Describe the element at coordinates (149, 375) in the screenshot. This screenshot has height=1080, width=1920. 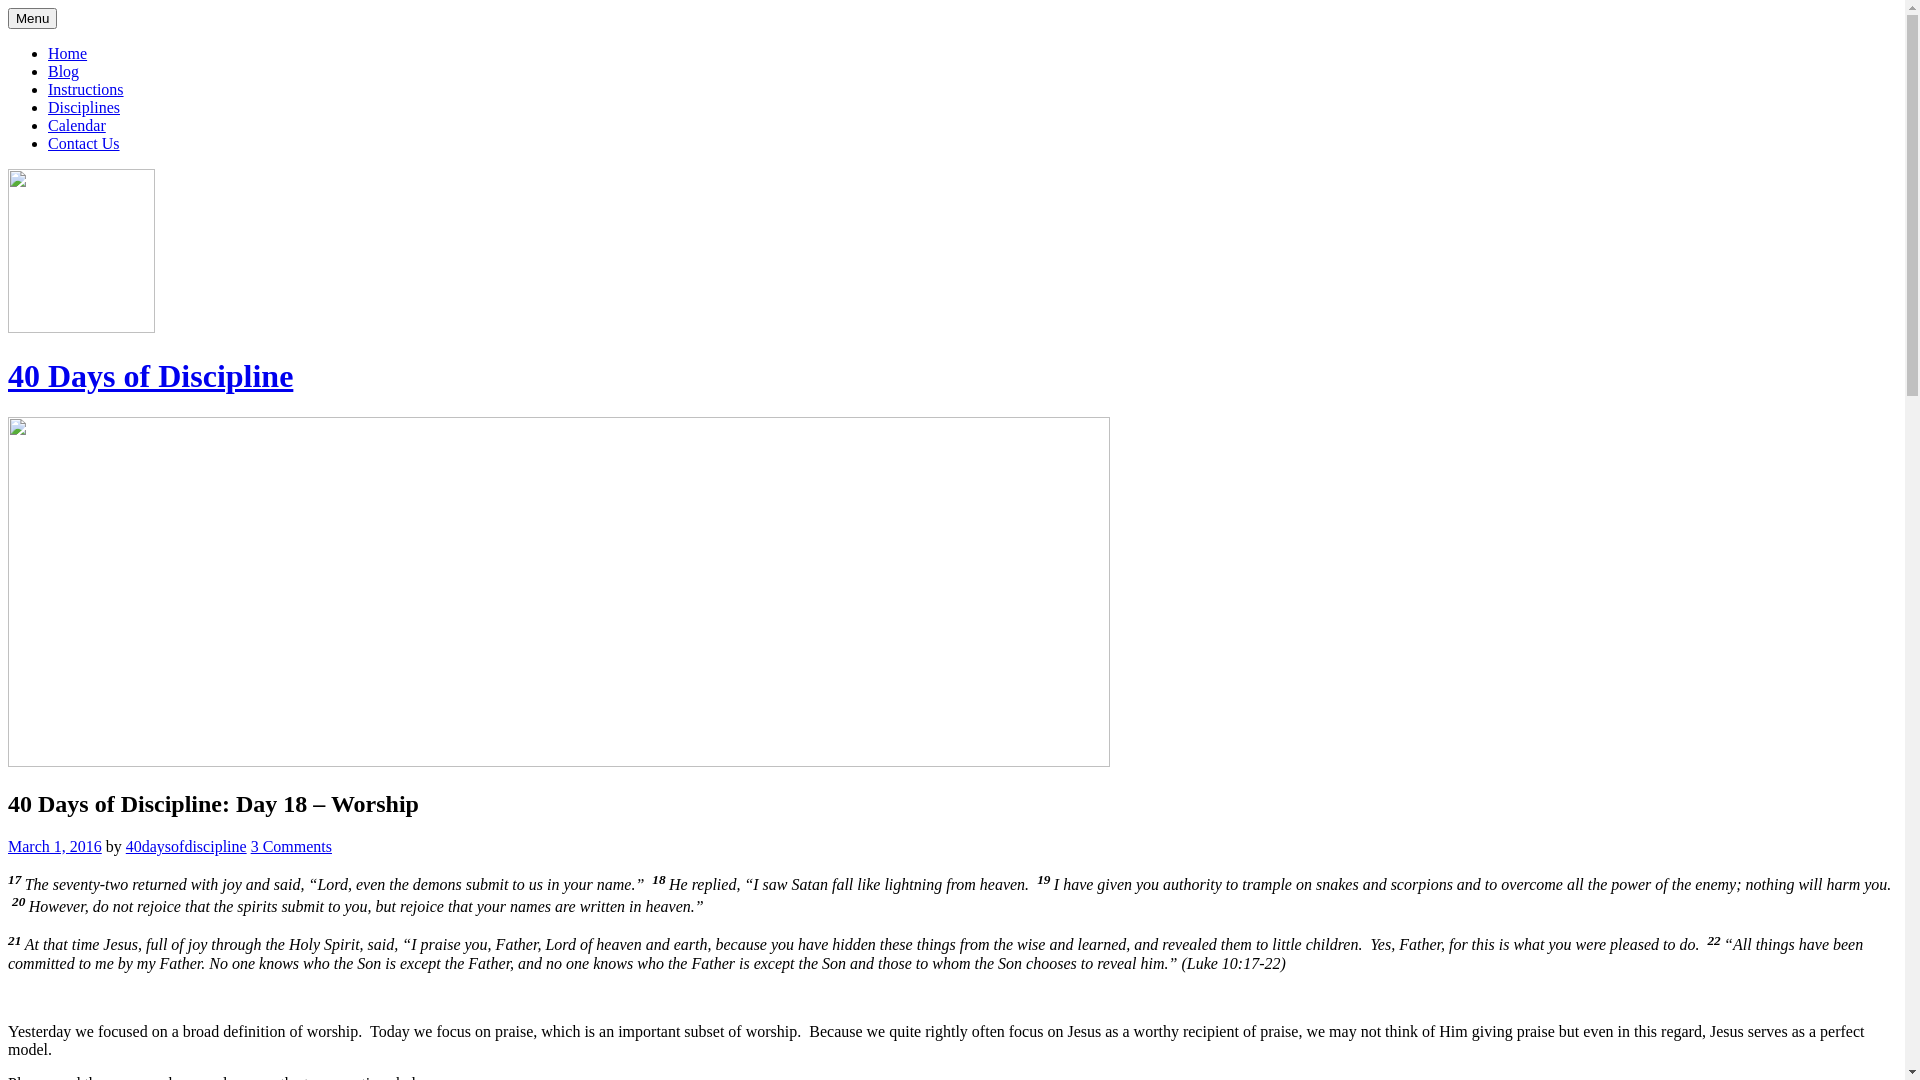
I see `'40 Days of Discipline'` at that location.